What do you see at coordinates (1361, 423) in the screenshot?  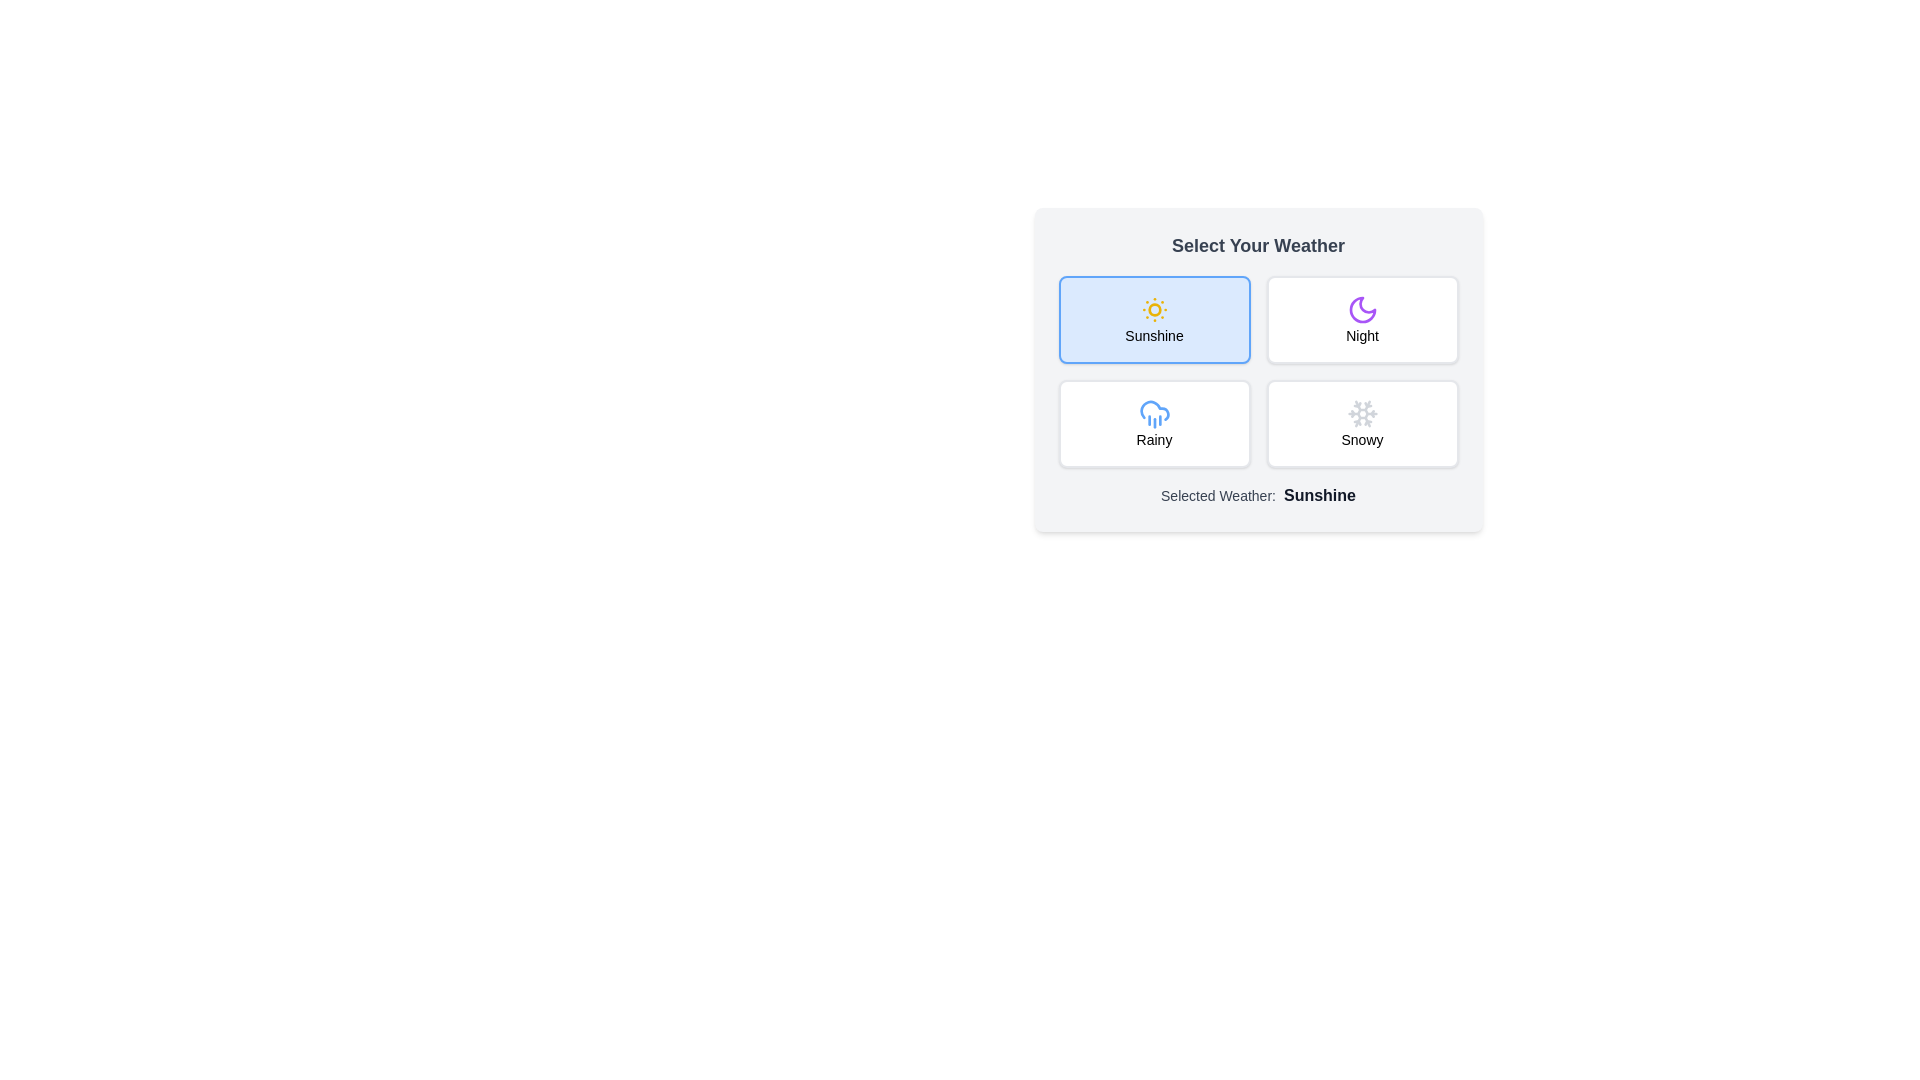 I see `the weather option Snowy by clicking its respective button` at bounding box center [1361, 423].